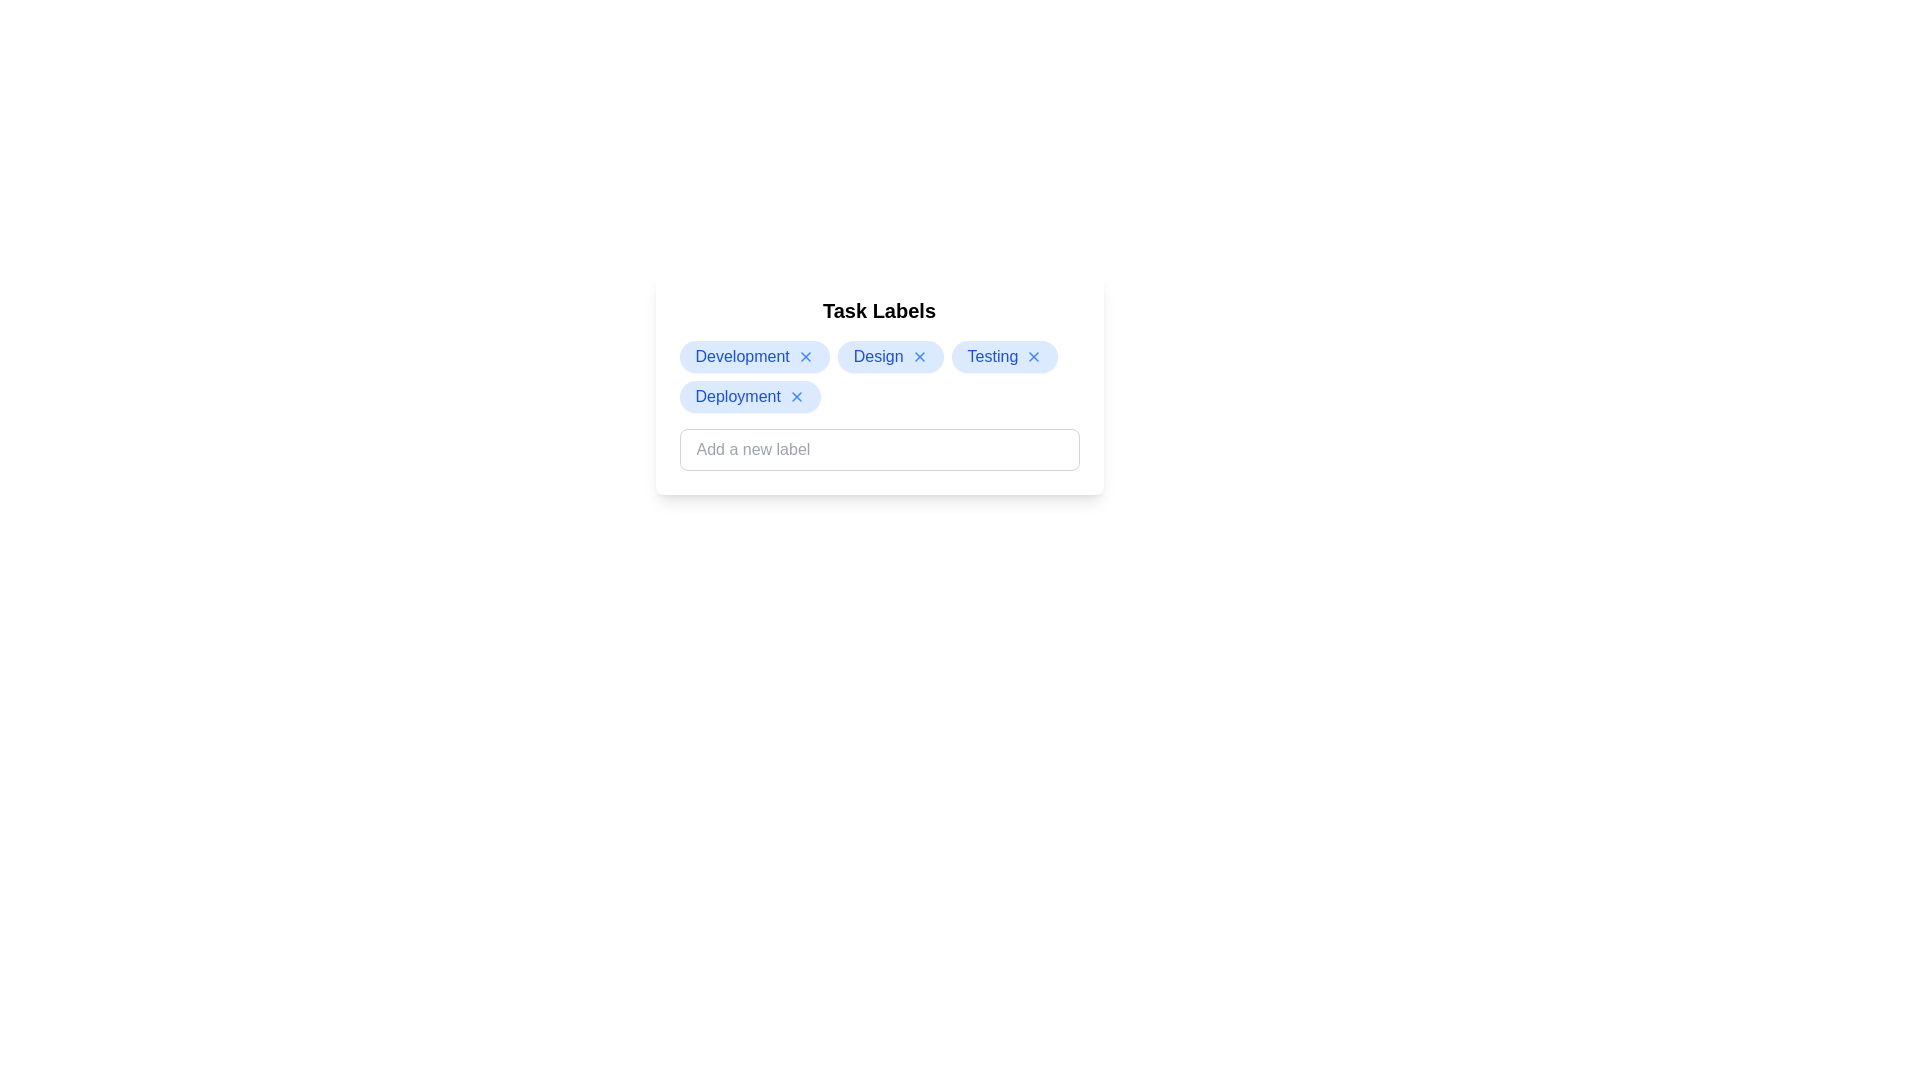  I want to click on the second label in the group of task labels, located below the 'Task Labels' heading, for selection or interaction, so click(889, 356).